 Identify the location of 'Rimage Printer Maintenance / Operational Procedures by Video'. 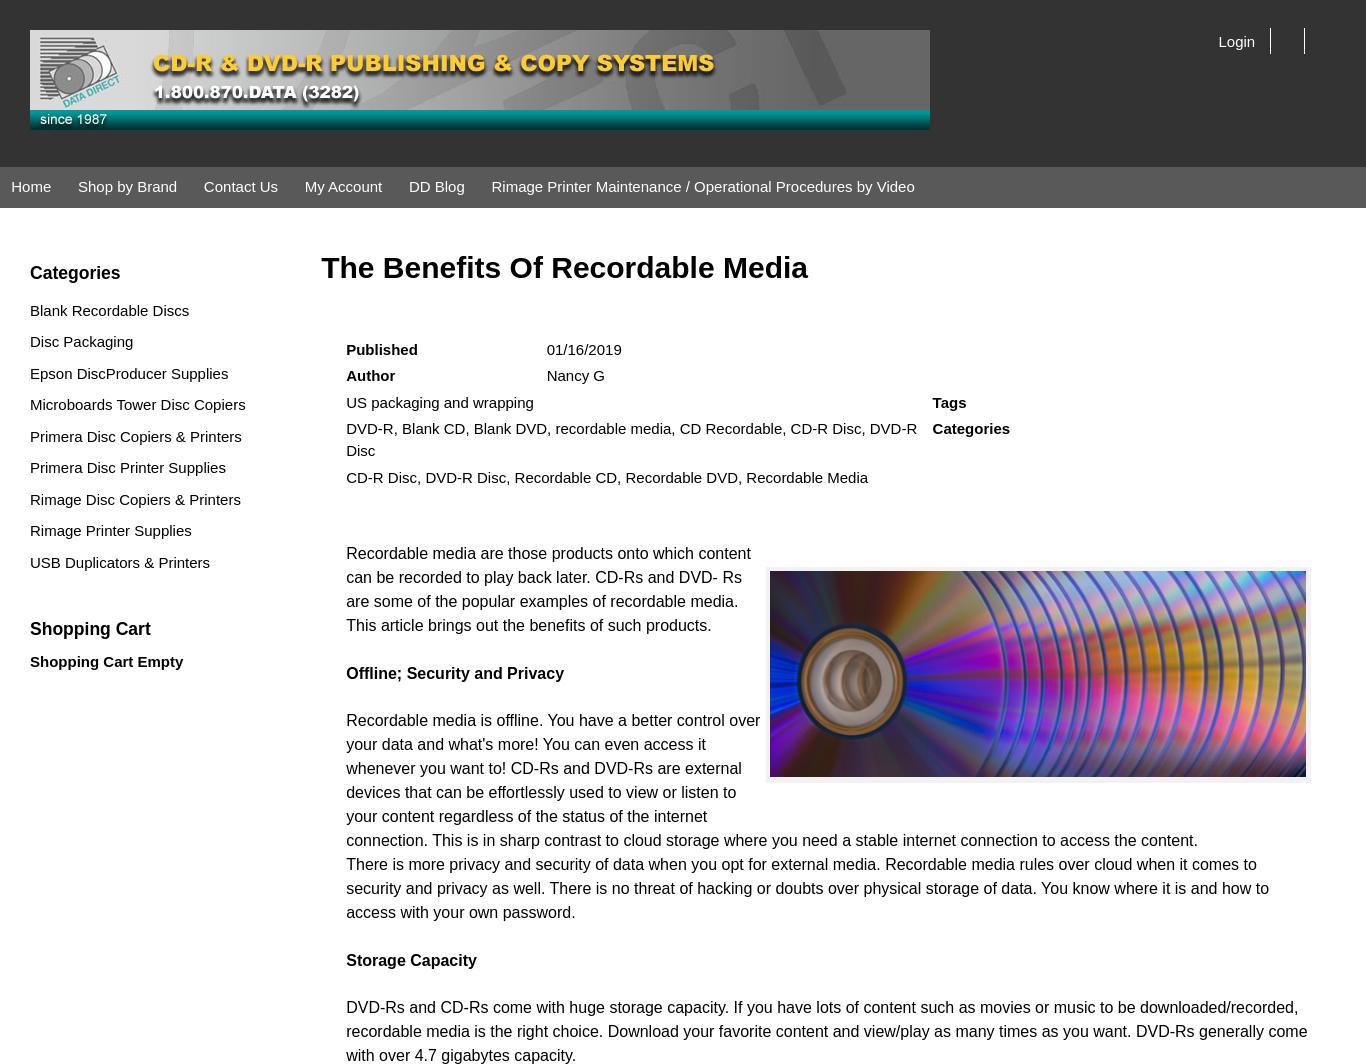
(702, 186).